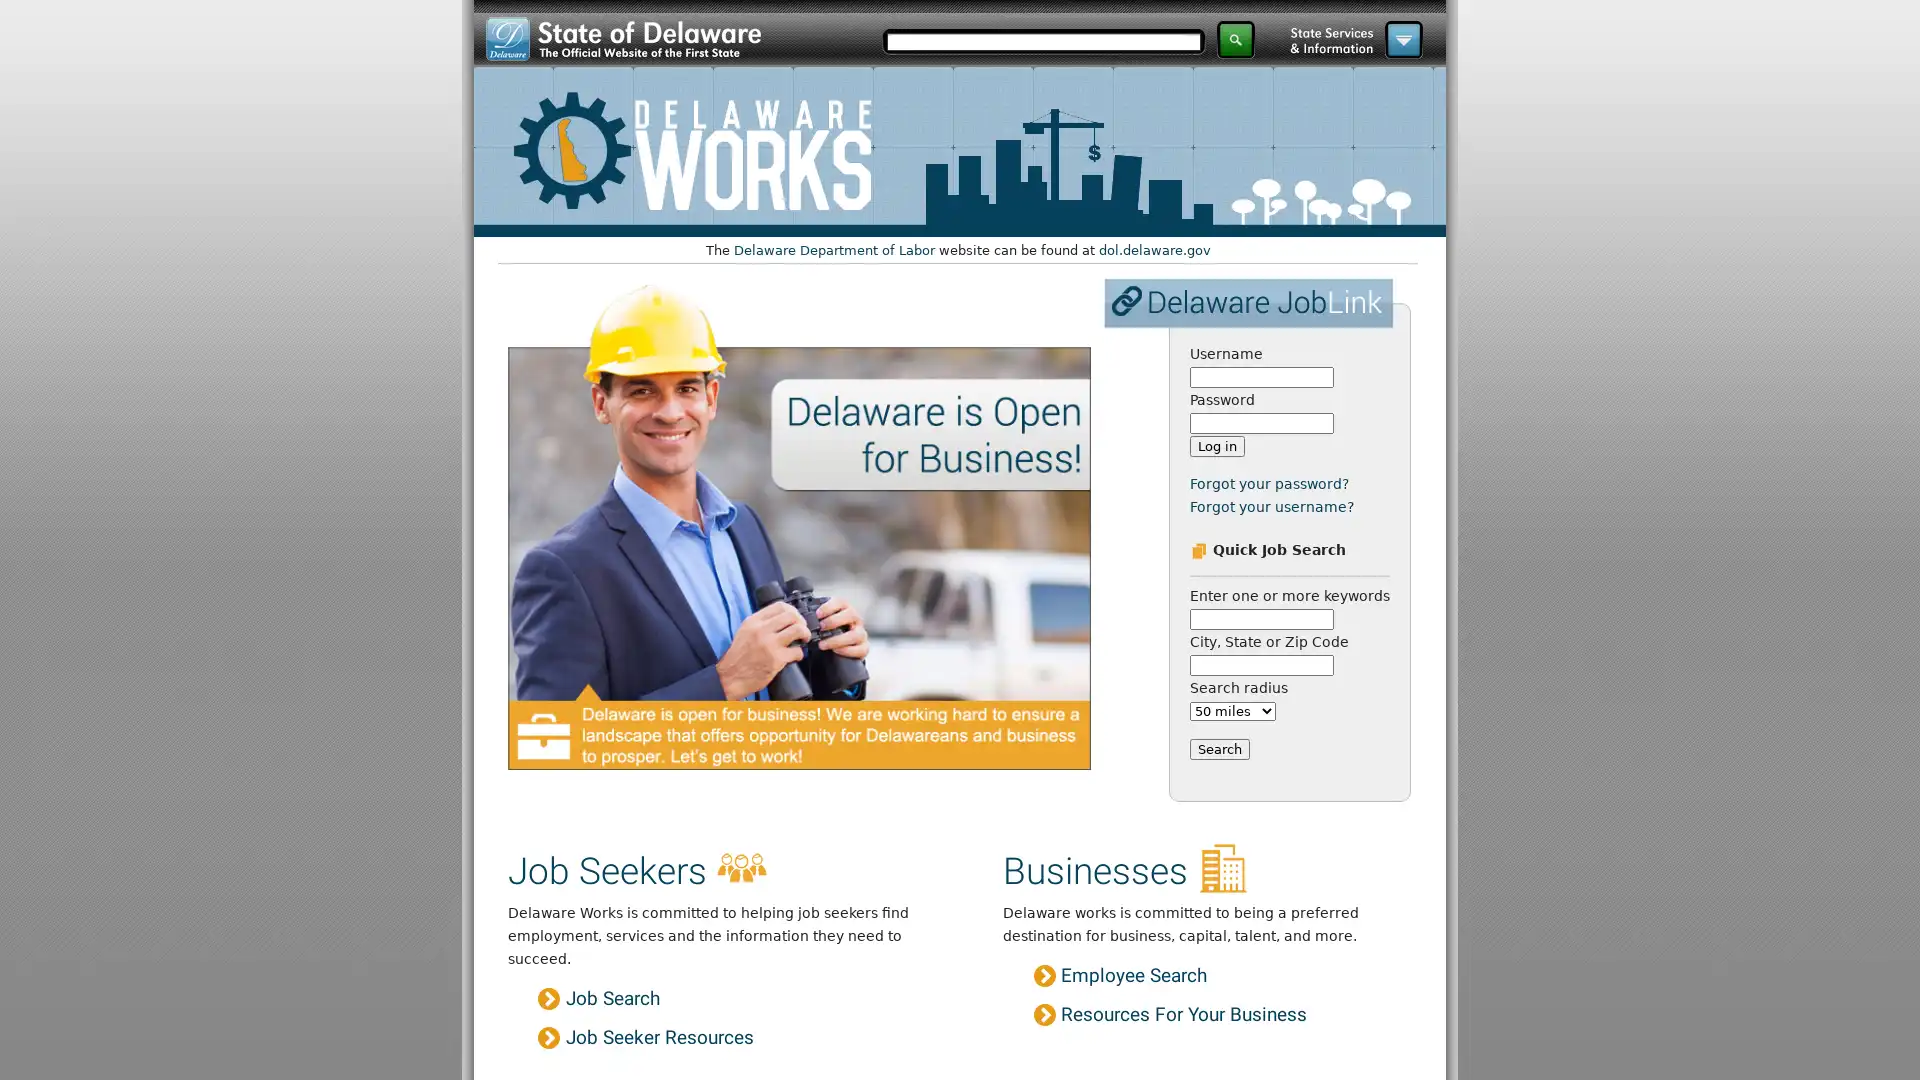 This screenshot has width=1920, height=1080. Describe the element at coordinates (1402, 39) in the screenshot. I see `services` at that location.